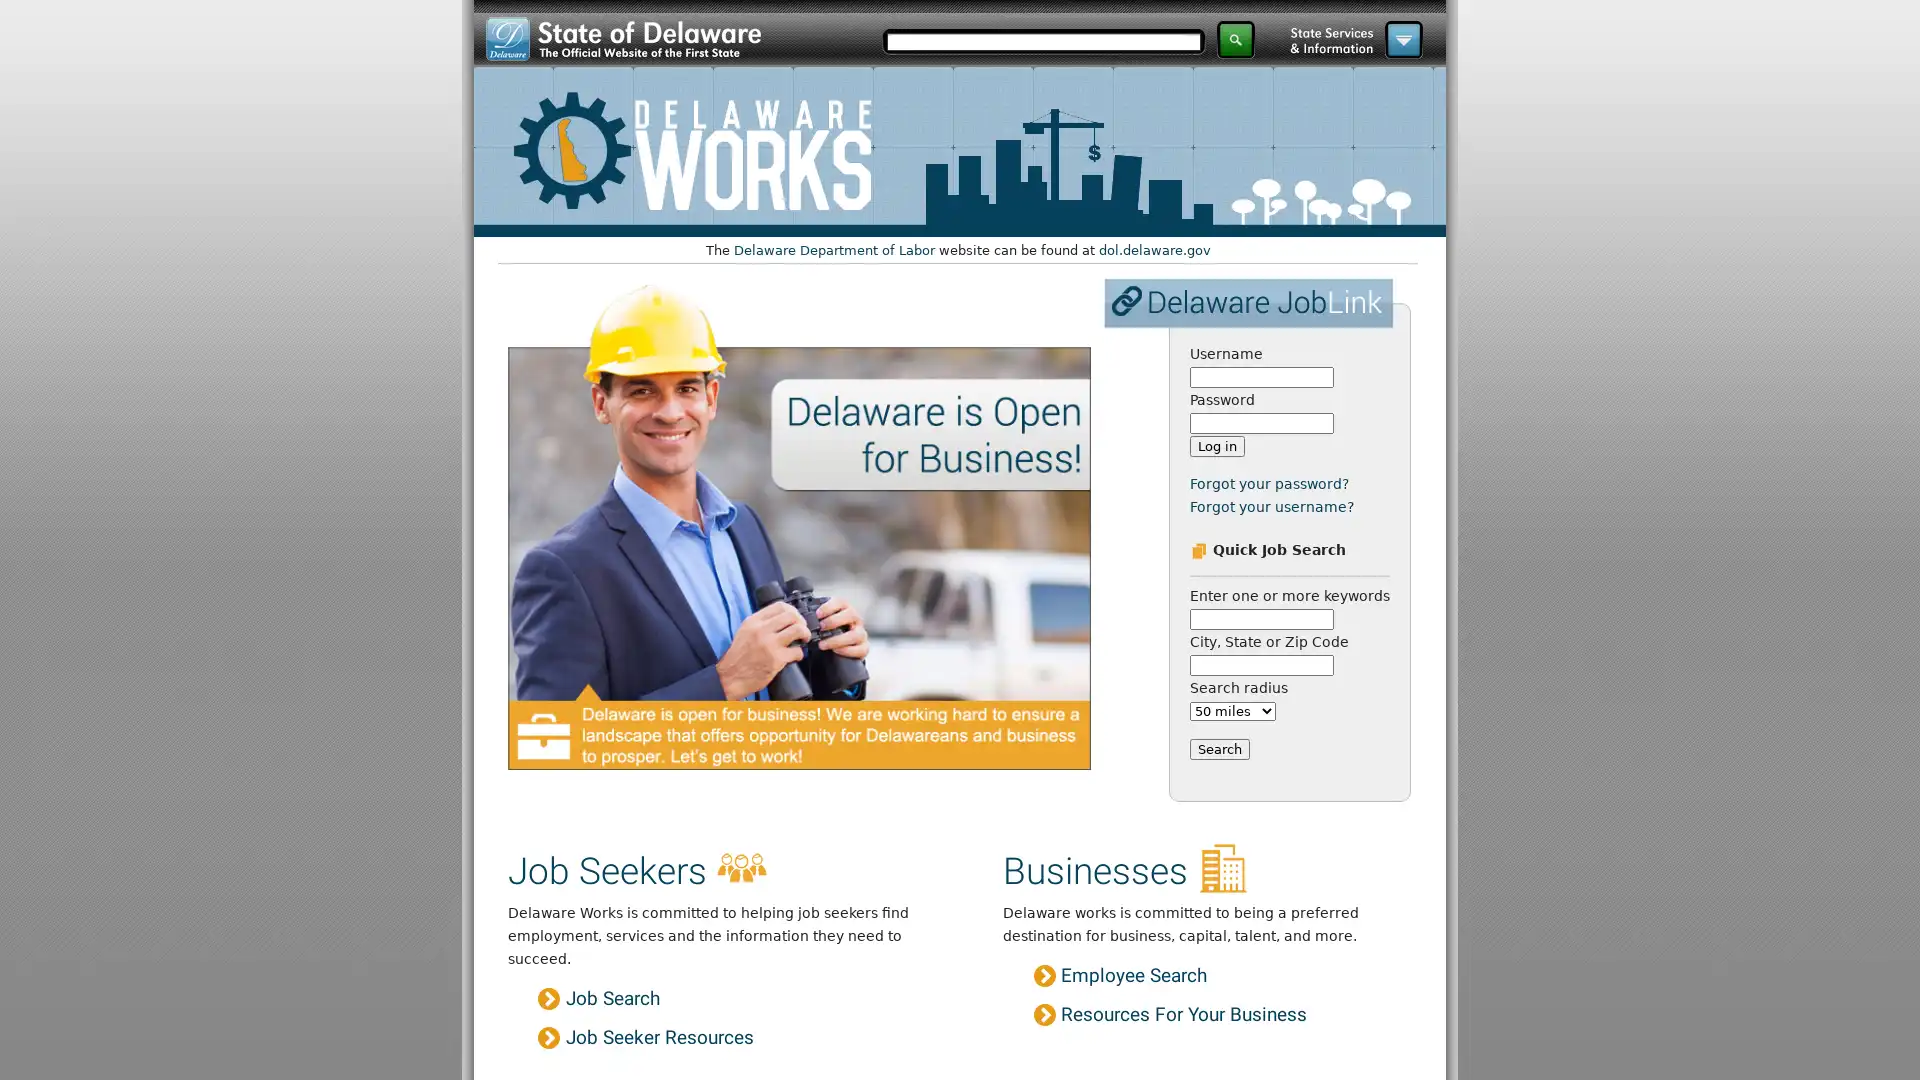 This screenshot has width=1920, height=1080. Describe the element at coordinates (1402, 39) in the screenshot. I see `services` at that location.